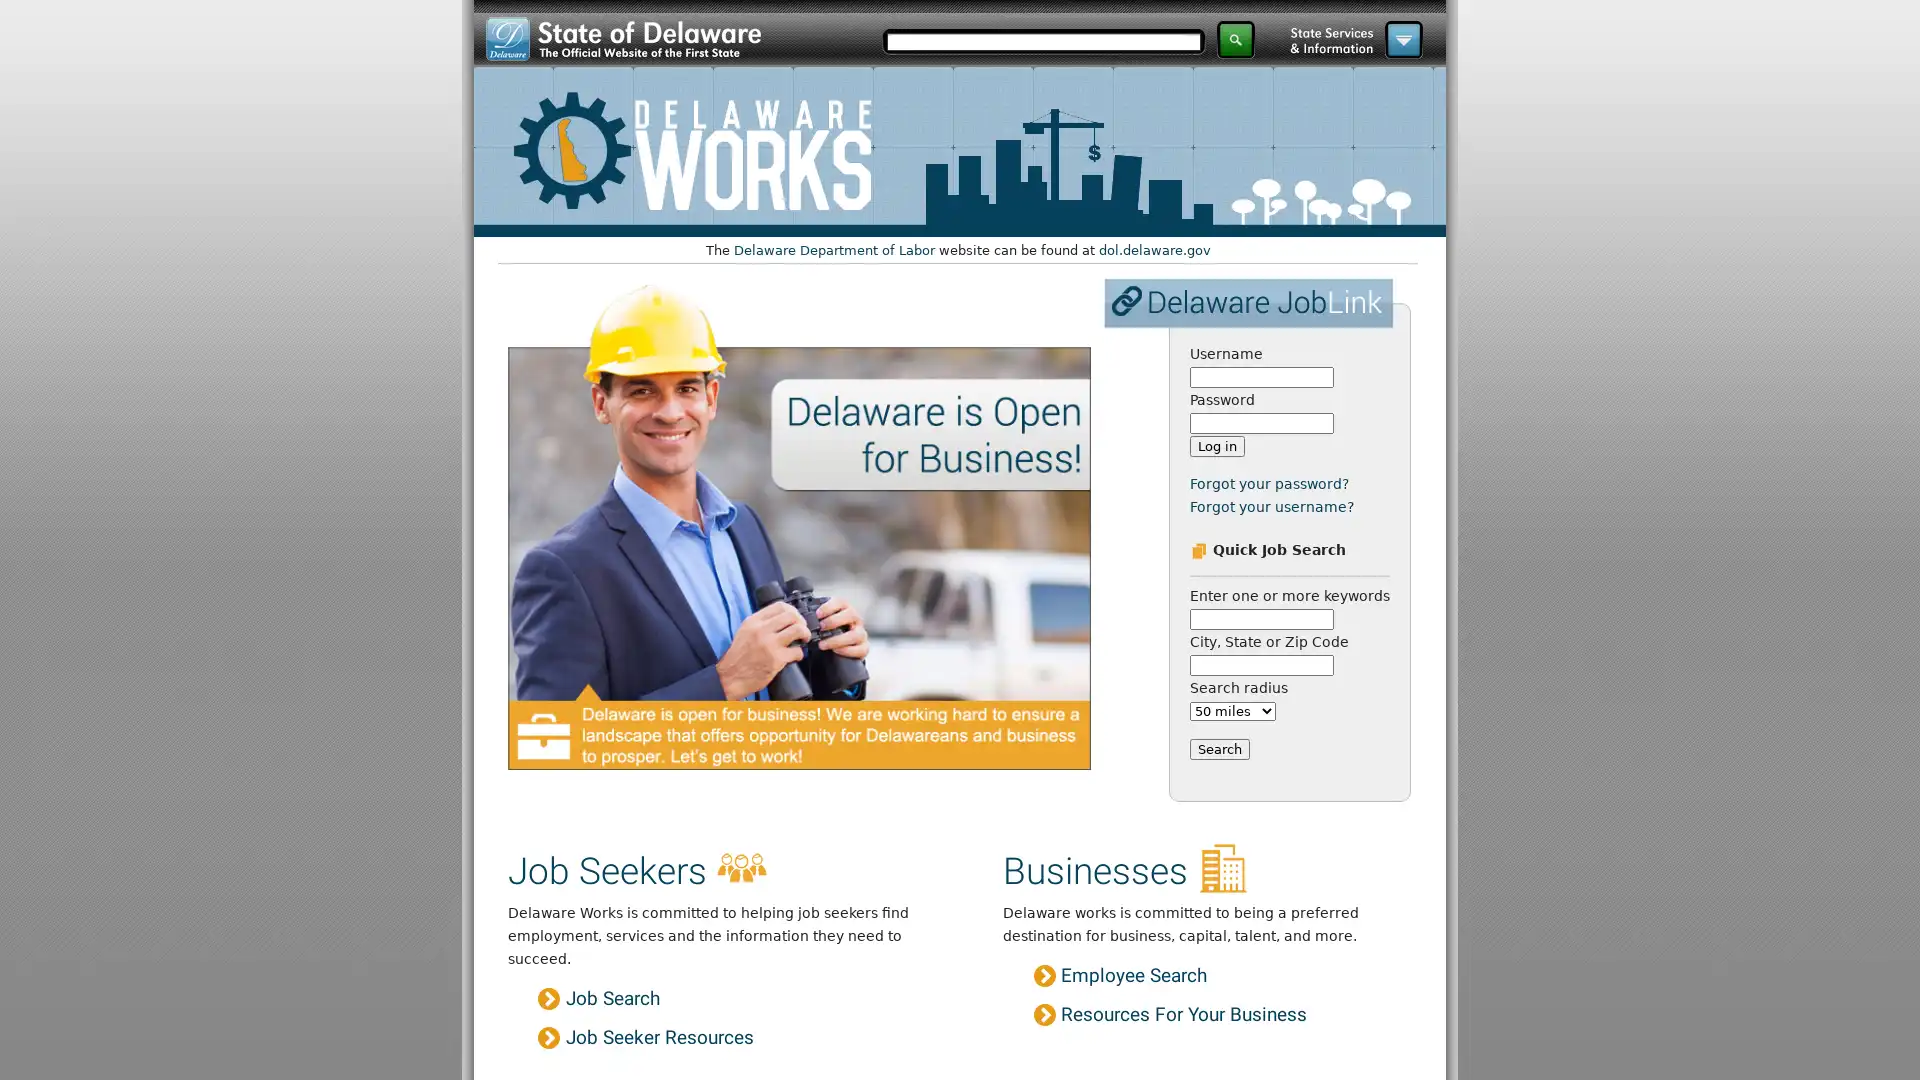 This screenshot has width=1920, height=1080. Describe the element at coordinates (1402, 39) in the screenshot. I see `services` at that location.